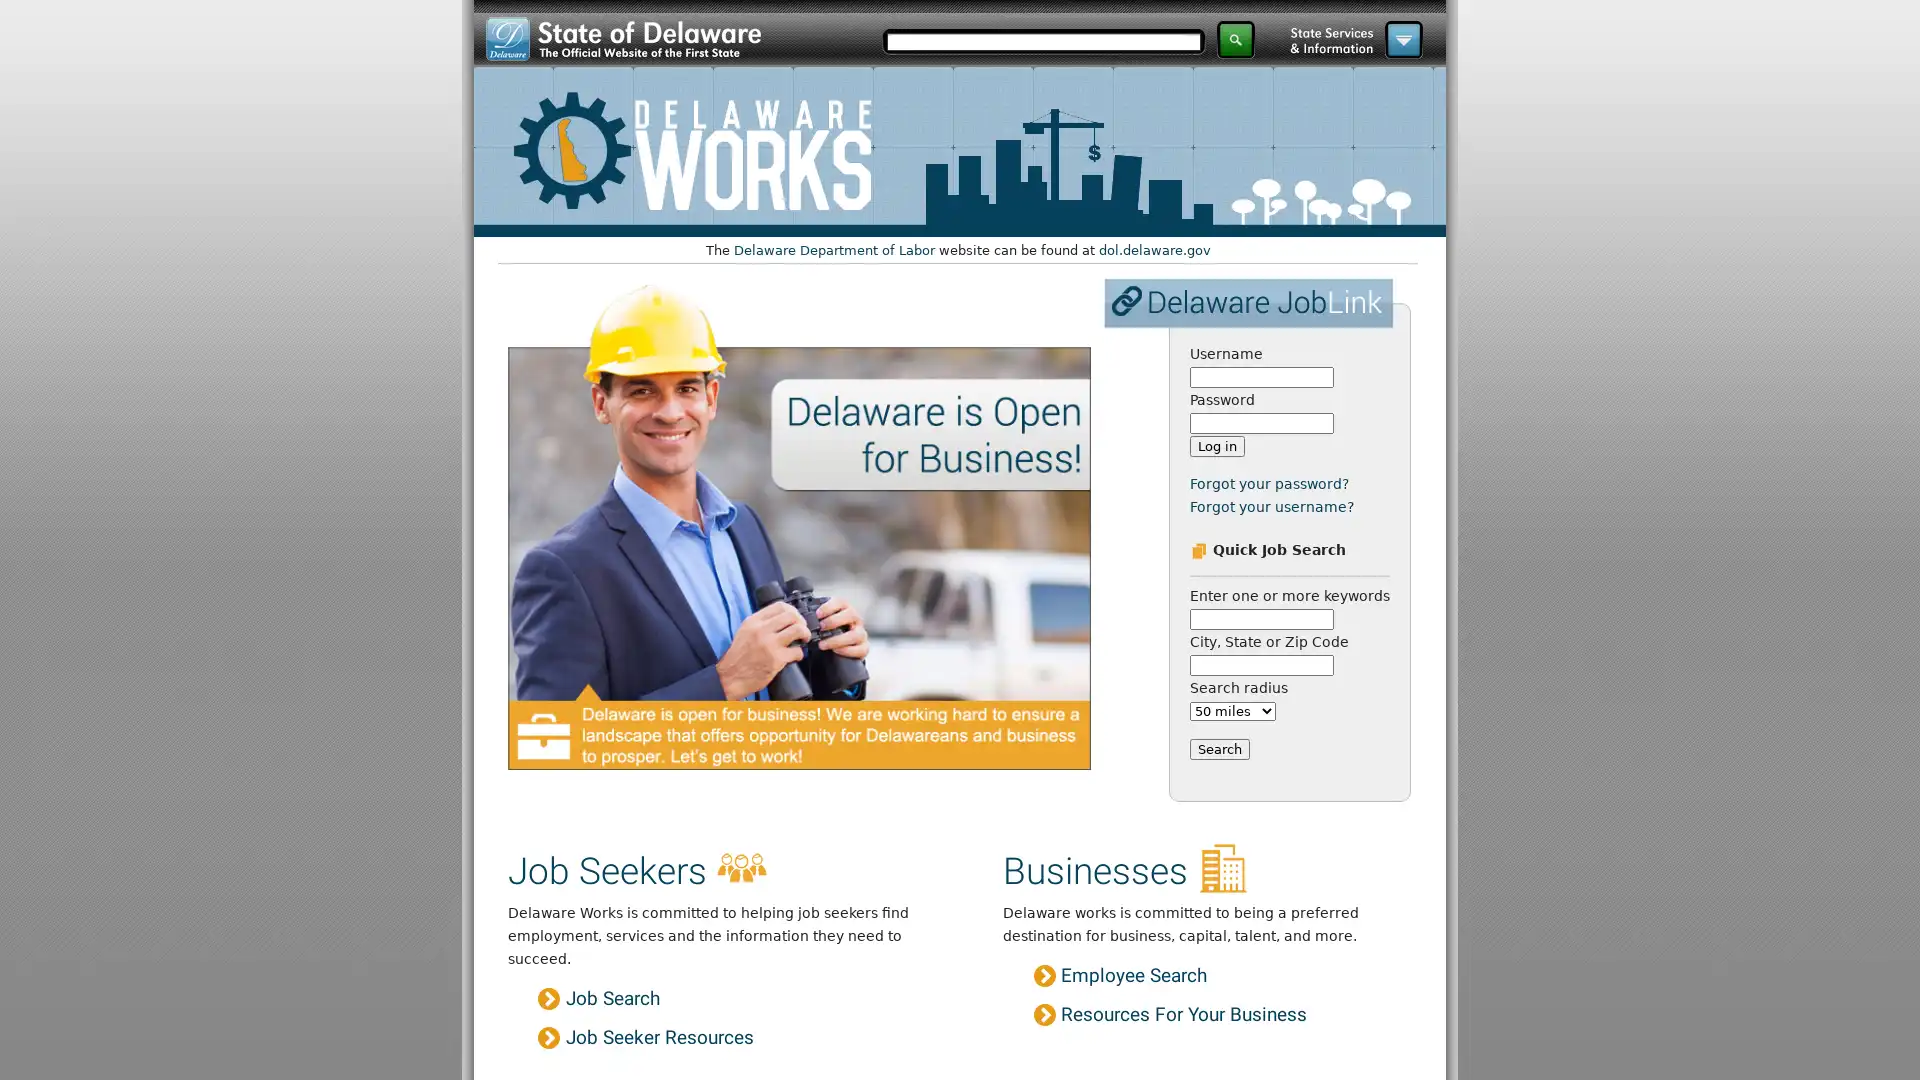 This screenshot has width=1920, height=1080. Describe the element at coordinates (1402, 39) in the screenshot. I see `services` at that location.